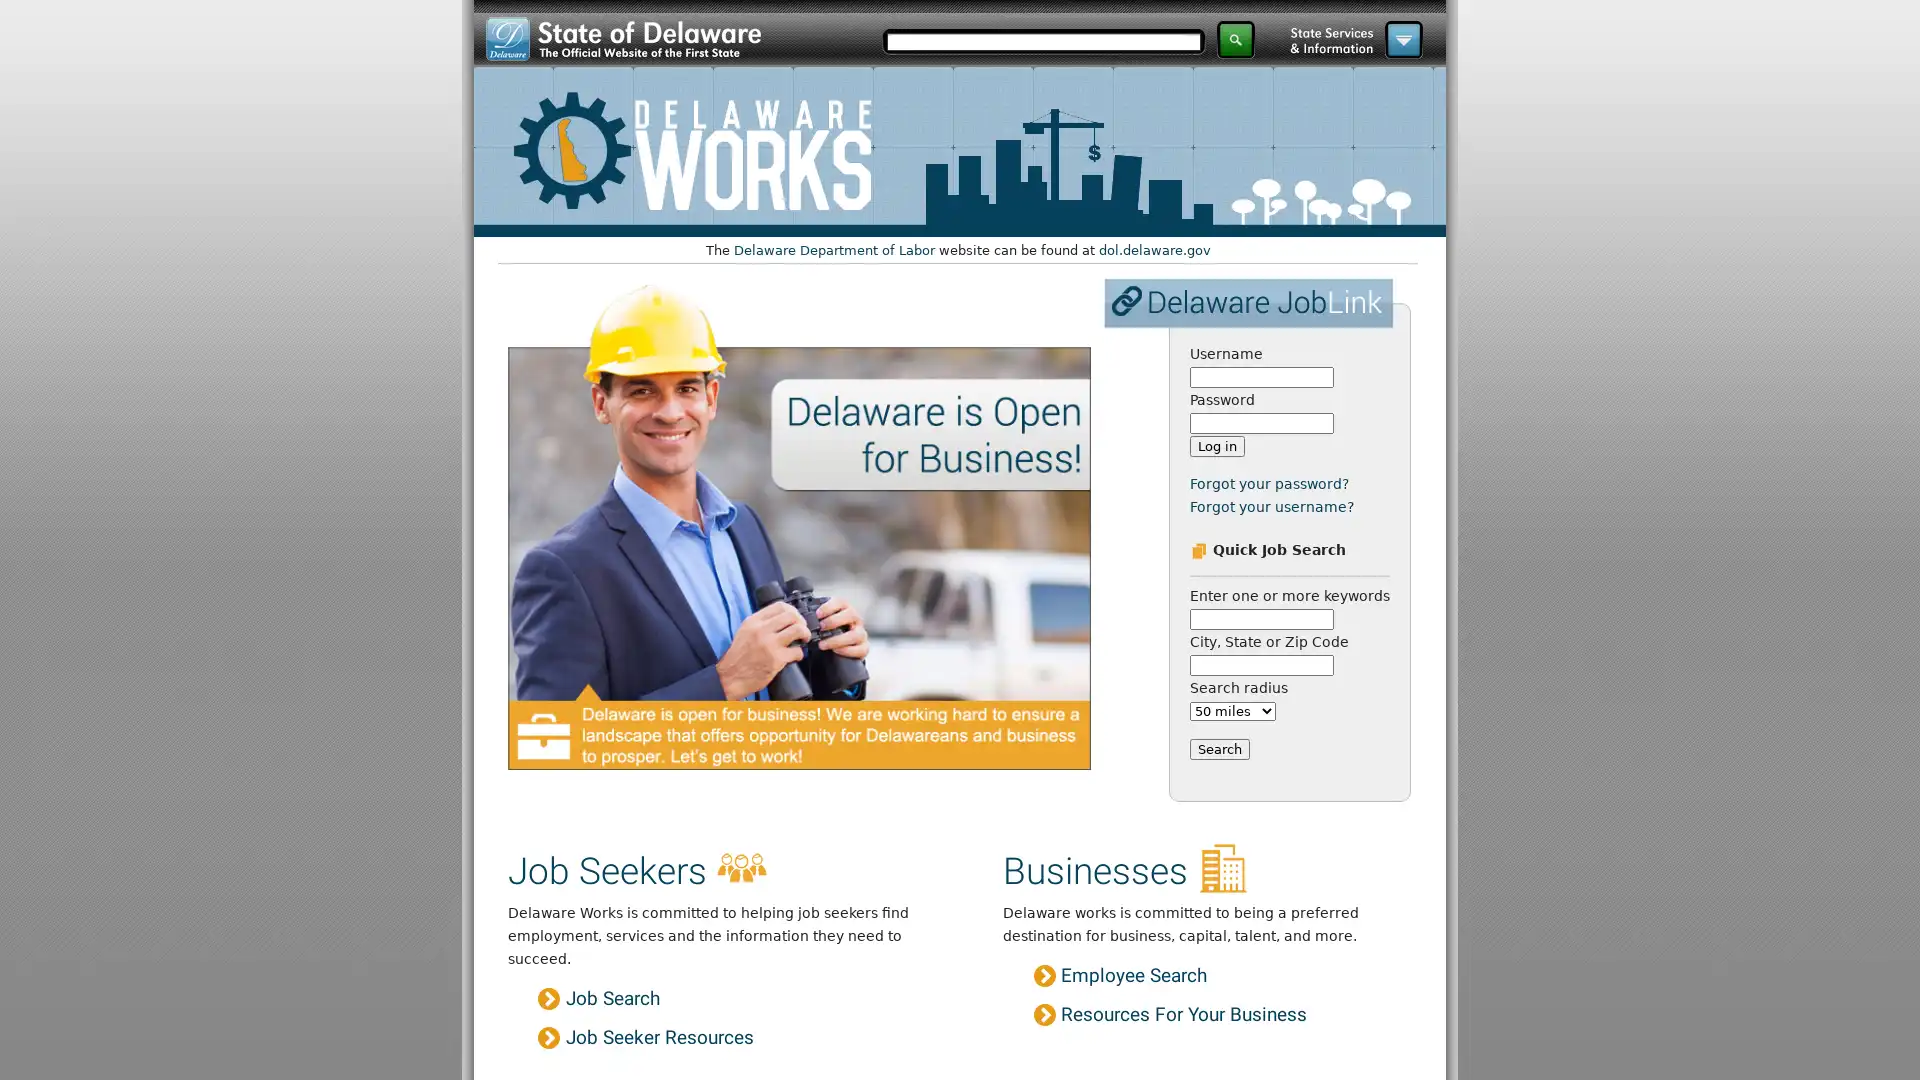 This screenshot has width=1920, height=1080. Describe the element at coordinates (1402, 39) in the screenshot. I see `services` at that location.